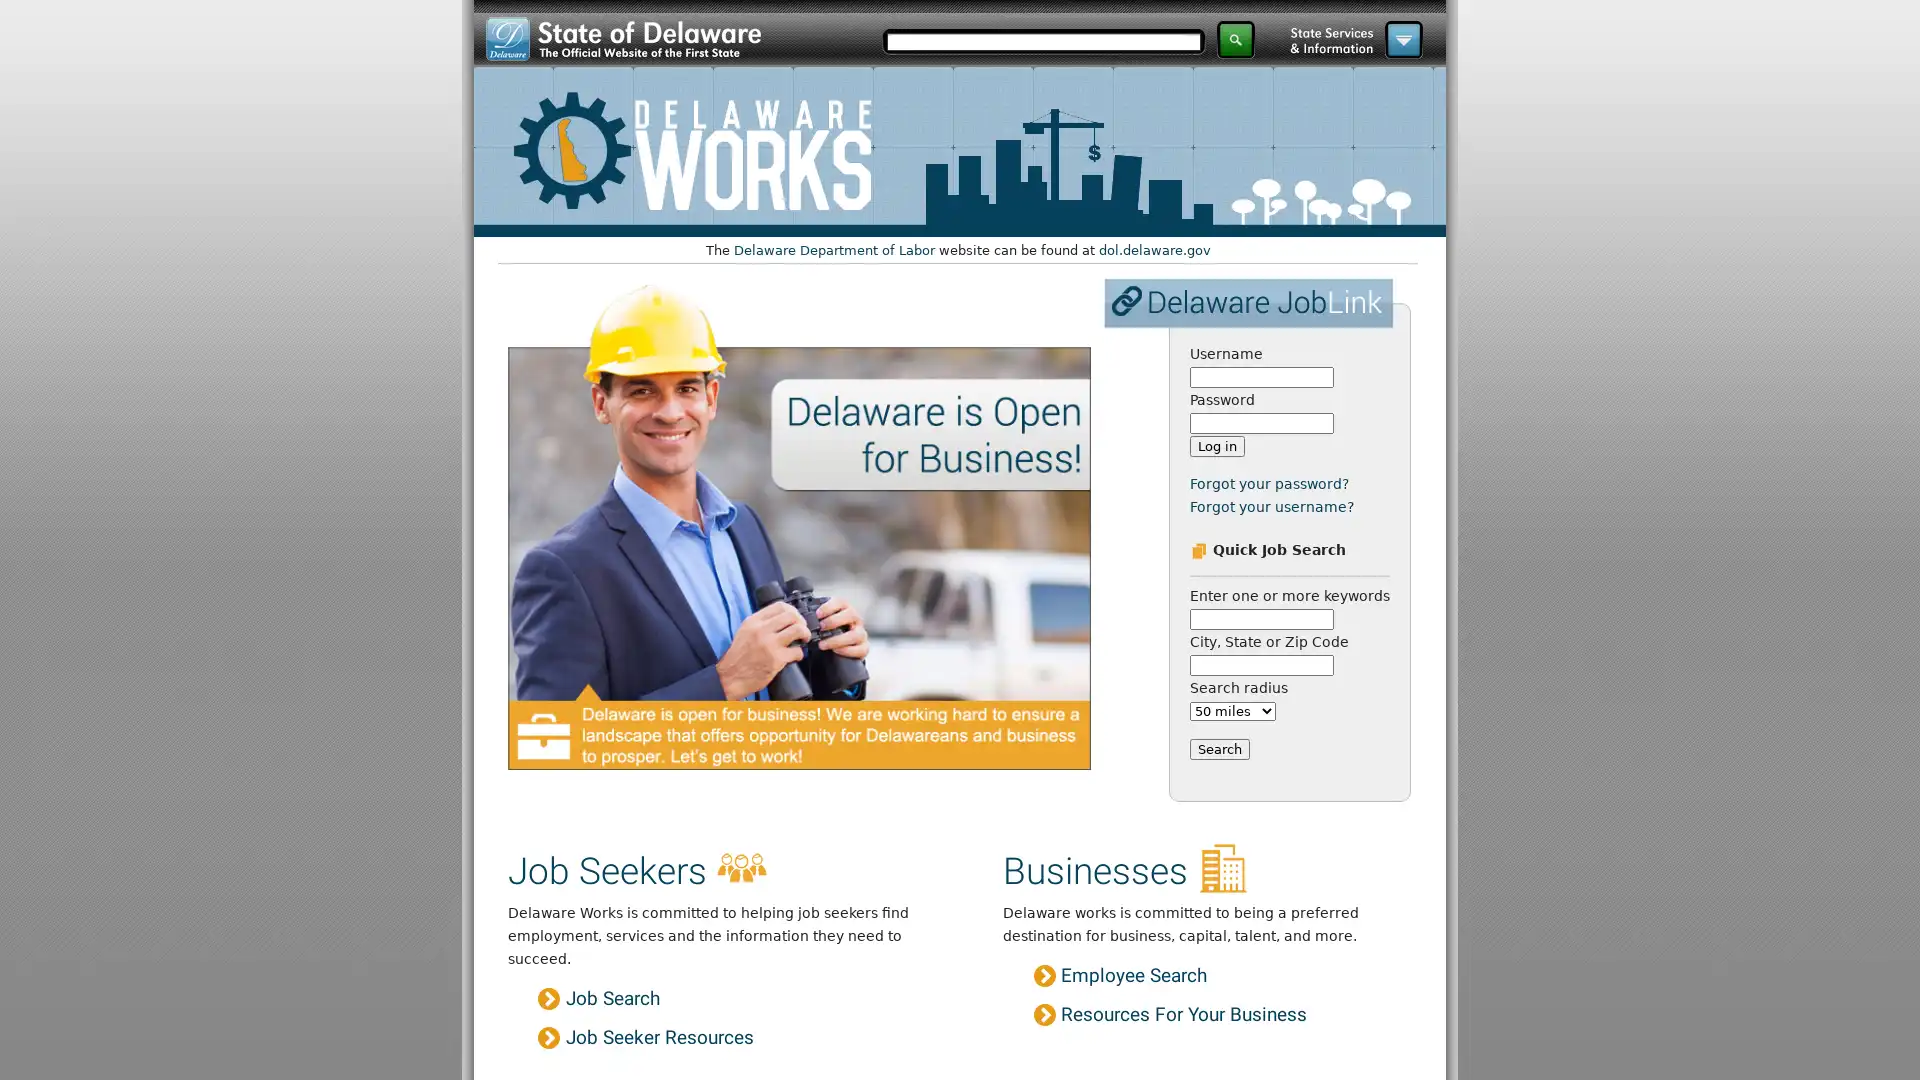 This screenshot has width=1920, height=1080. Describe the element at coordinates (1402, 39) in the screenshot. I see `services` at that location.